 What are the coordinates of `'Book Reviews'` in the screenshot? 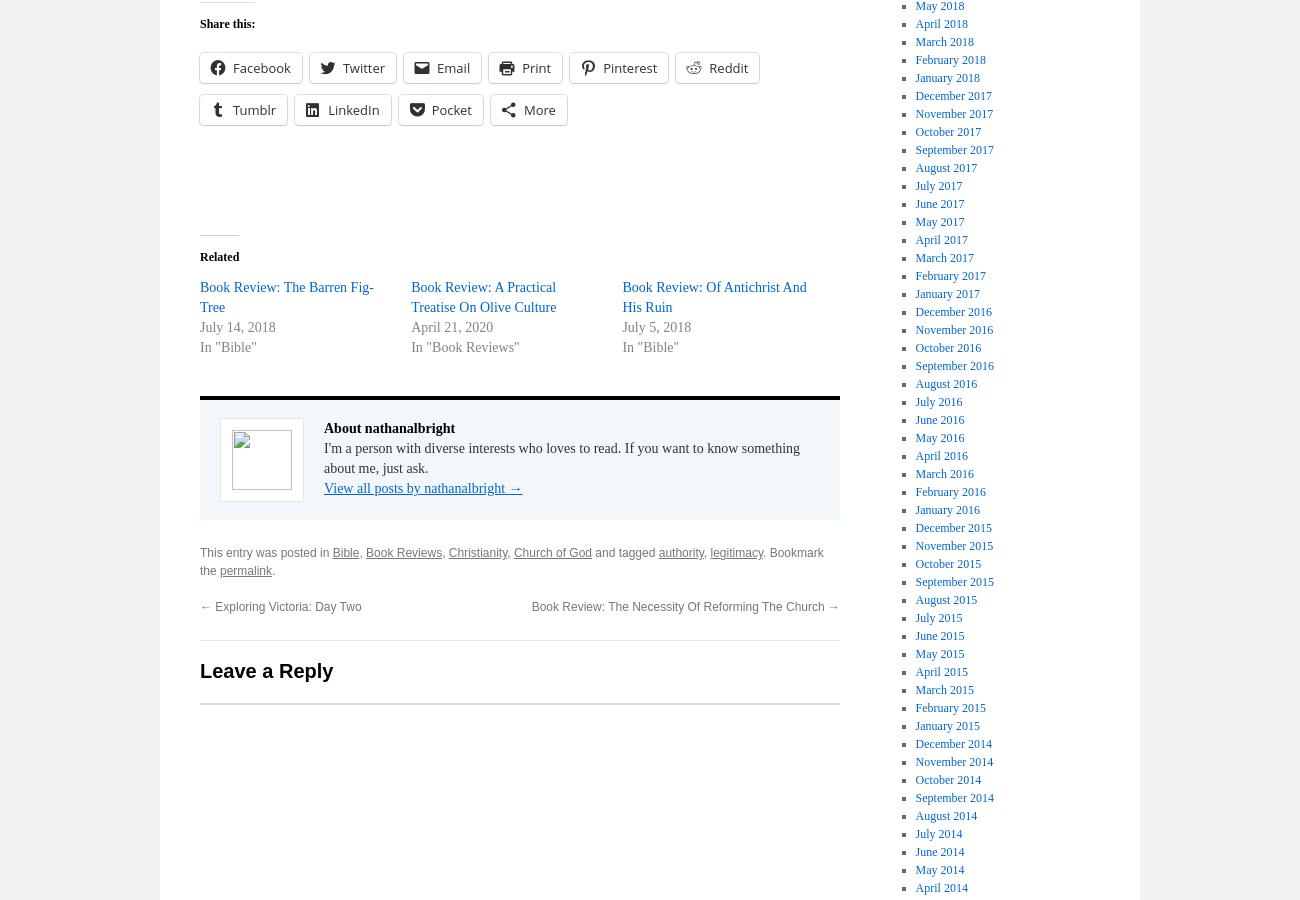 It's located at (364, 551).